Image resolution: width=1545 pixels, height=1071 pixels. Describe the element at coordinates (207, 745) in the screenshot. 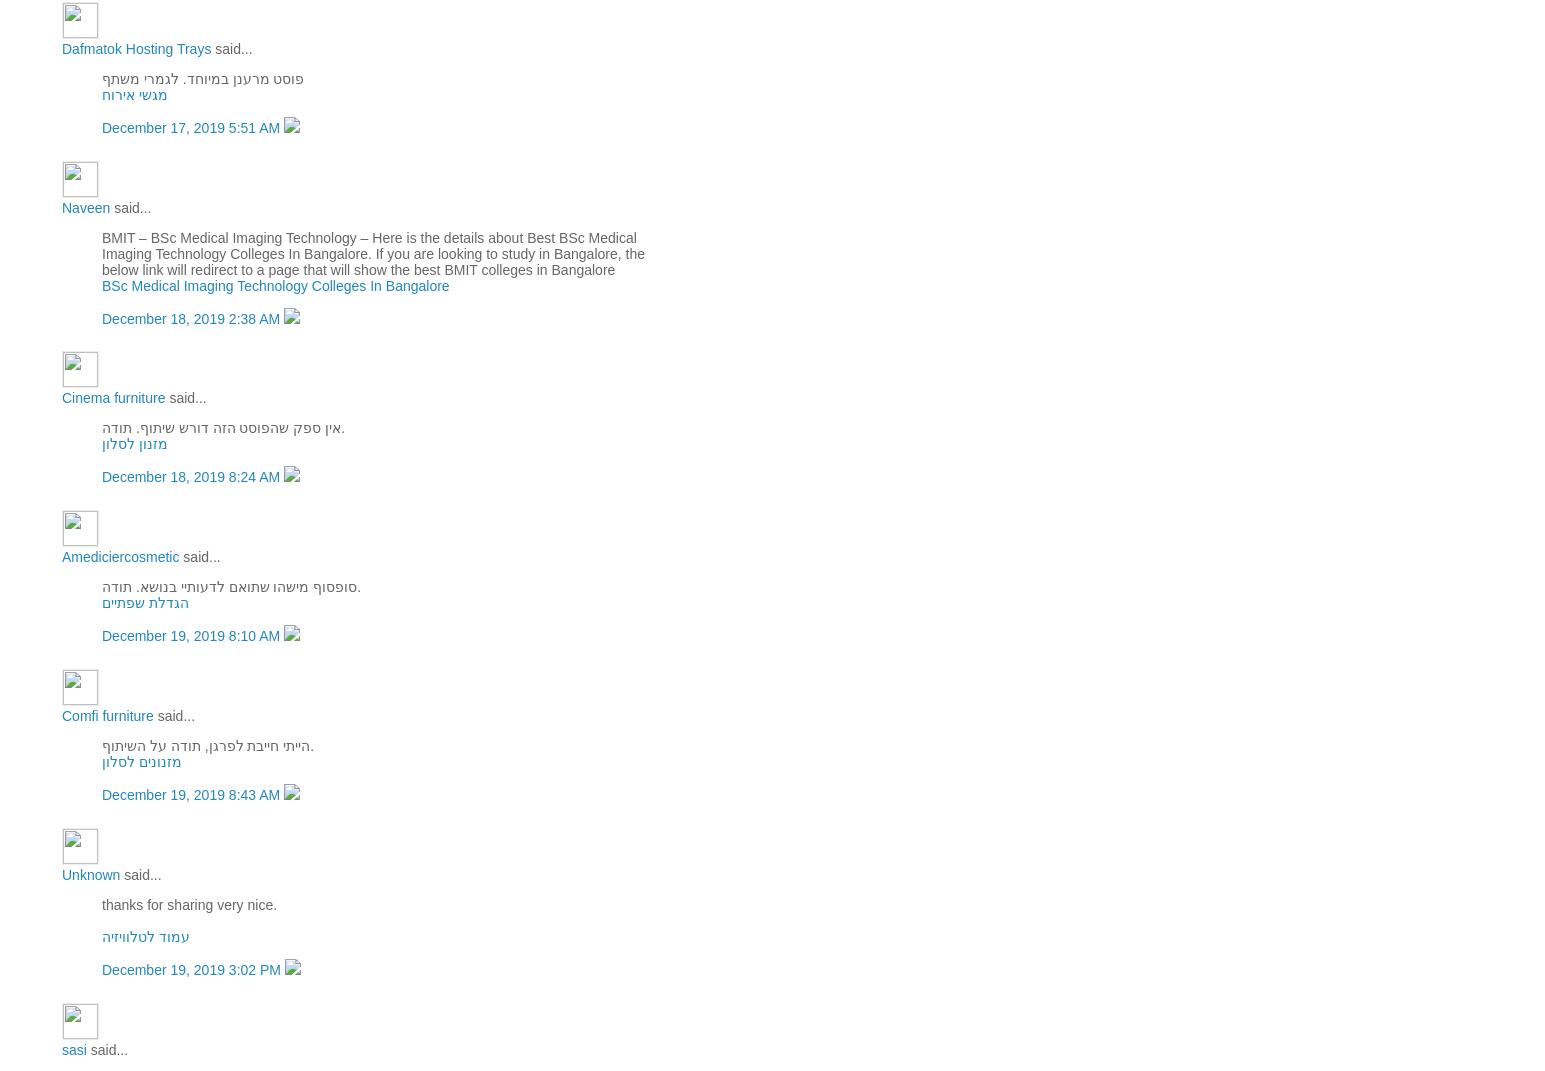

I see `'הייתי חייבת לפרגן, תודה על השיתוף.'` at that location.